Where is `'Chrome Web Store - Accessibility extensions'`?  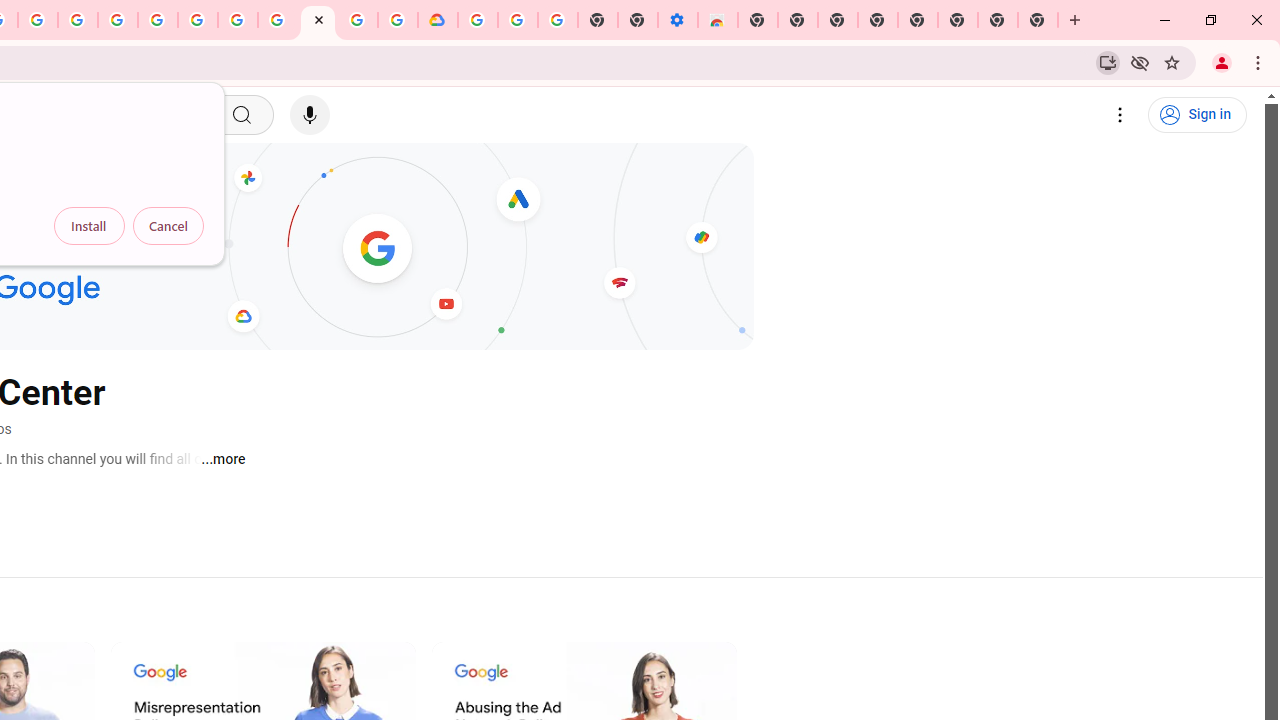
'Chrome Web Store - Accessibility extensions' is located at coordinates (718, 20).